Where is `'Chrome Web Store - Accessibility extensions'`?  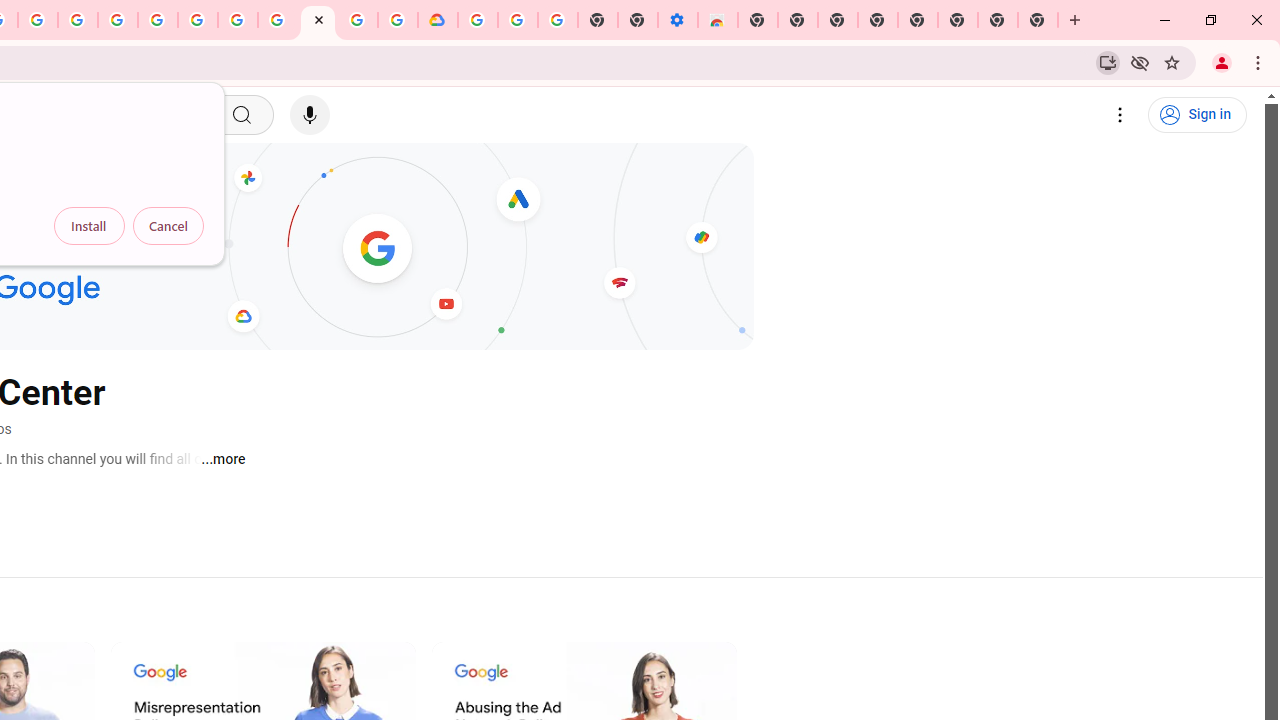
'Chrome Web Store - Accessibility extensions' is located at coordinates (718, 20).